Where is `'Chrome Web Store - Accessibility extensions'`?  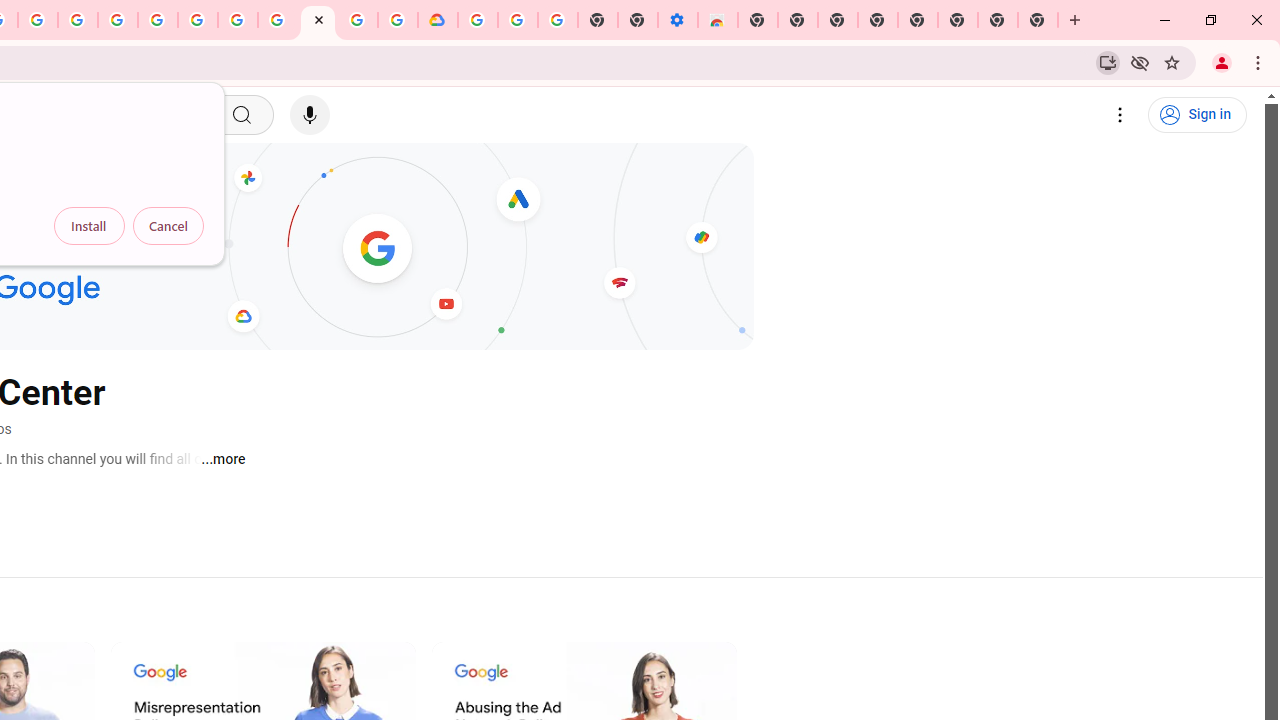
'Chrome Web Store - Accessibility extensions' is located at coordinates (718, 20).